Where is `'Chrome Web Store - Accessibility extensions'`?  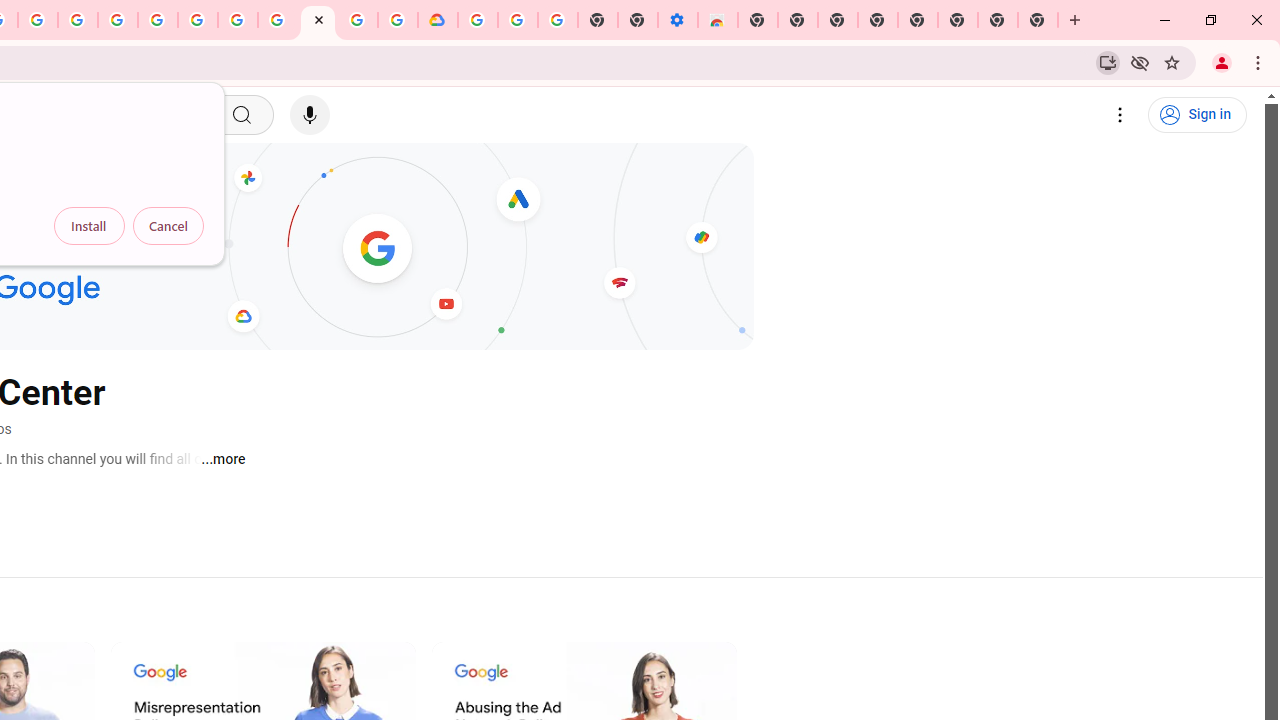
'Chrome Web Store - Accessibility extensions' is located at coordinates (718, 20).